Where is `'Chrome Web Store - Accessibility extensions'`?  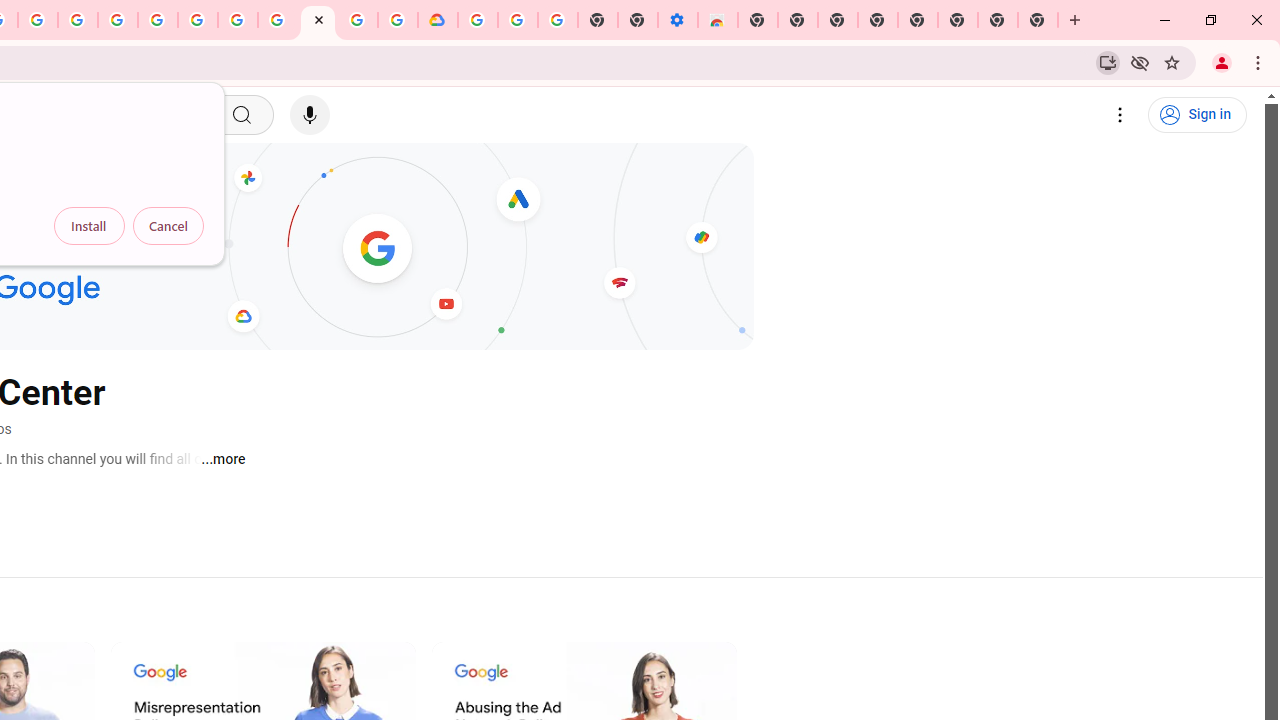
'Chrome Web Store - Accessibility extensions' is located at coordinates (718, 20).